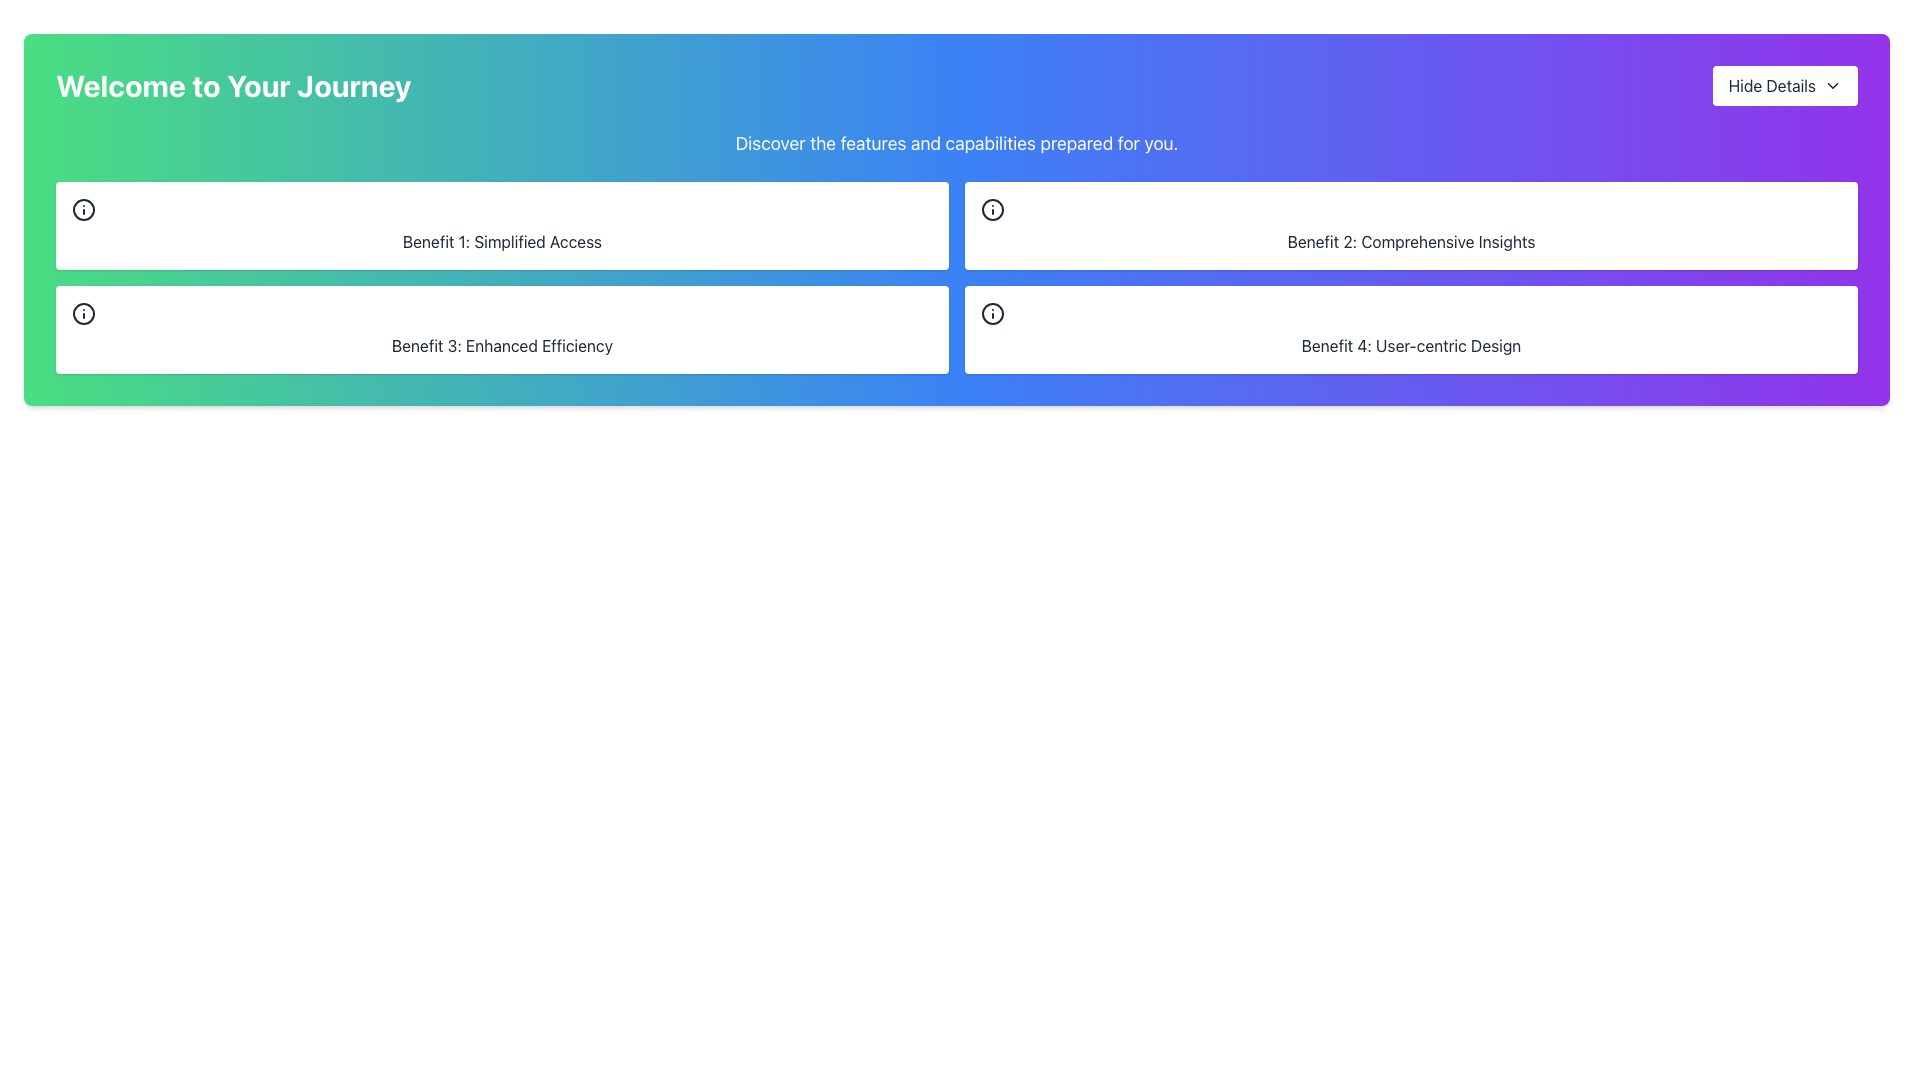  Describe the element at coordinates (502, 329) in the screenshot. I see `the Informational card that conveys the concept of 'Enhanced Efficiency', located in the bottom-left quadrant of a 2x2 grid structure, below 'Benefit 1: Simplified Access' and to the left of 'Benefit 4: User-centric Design'` at that location.